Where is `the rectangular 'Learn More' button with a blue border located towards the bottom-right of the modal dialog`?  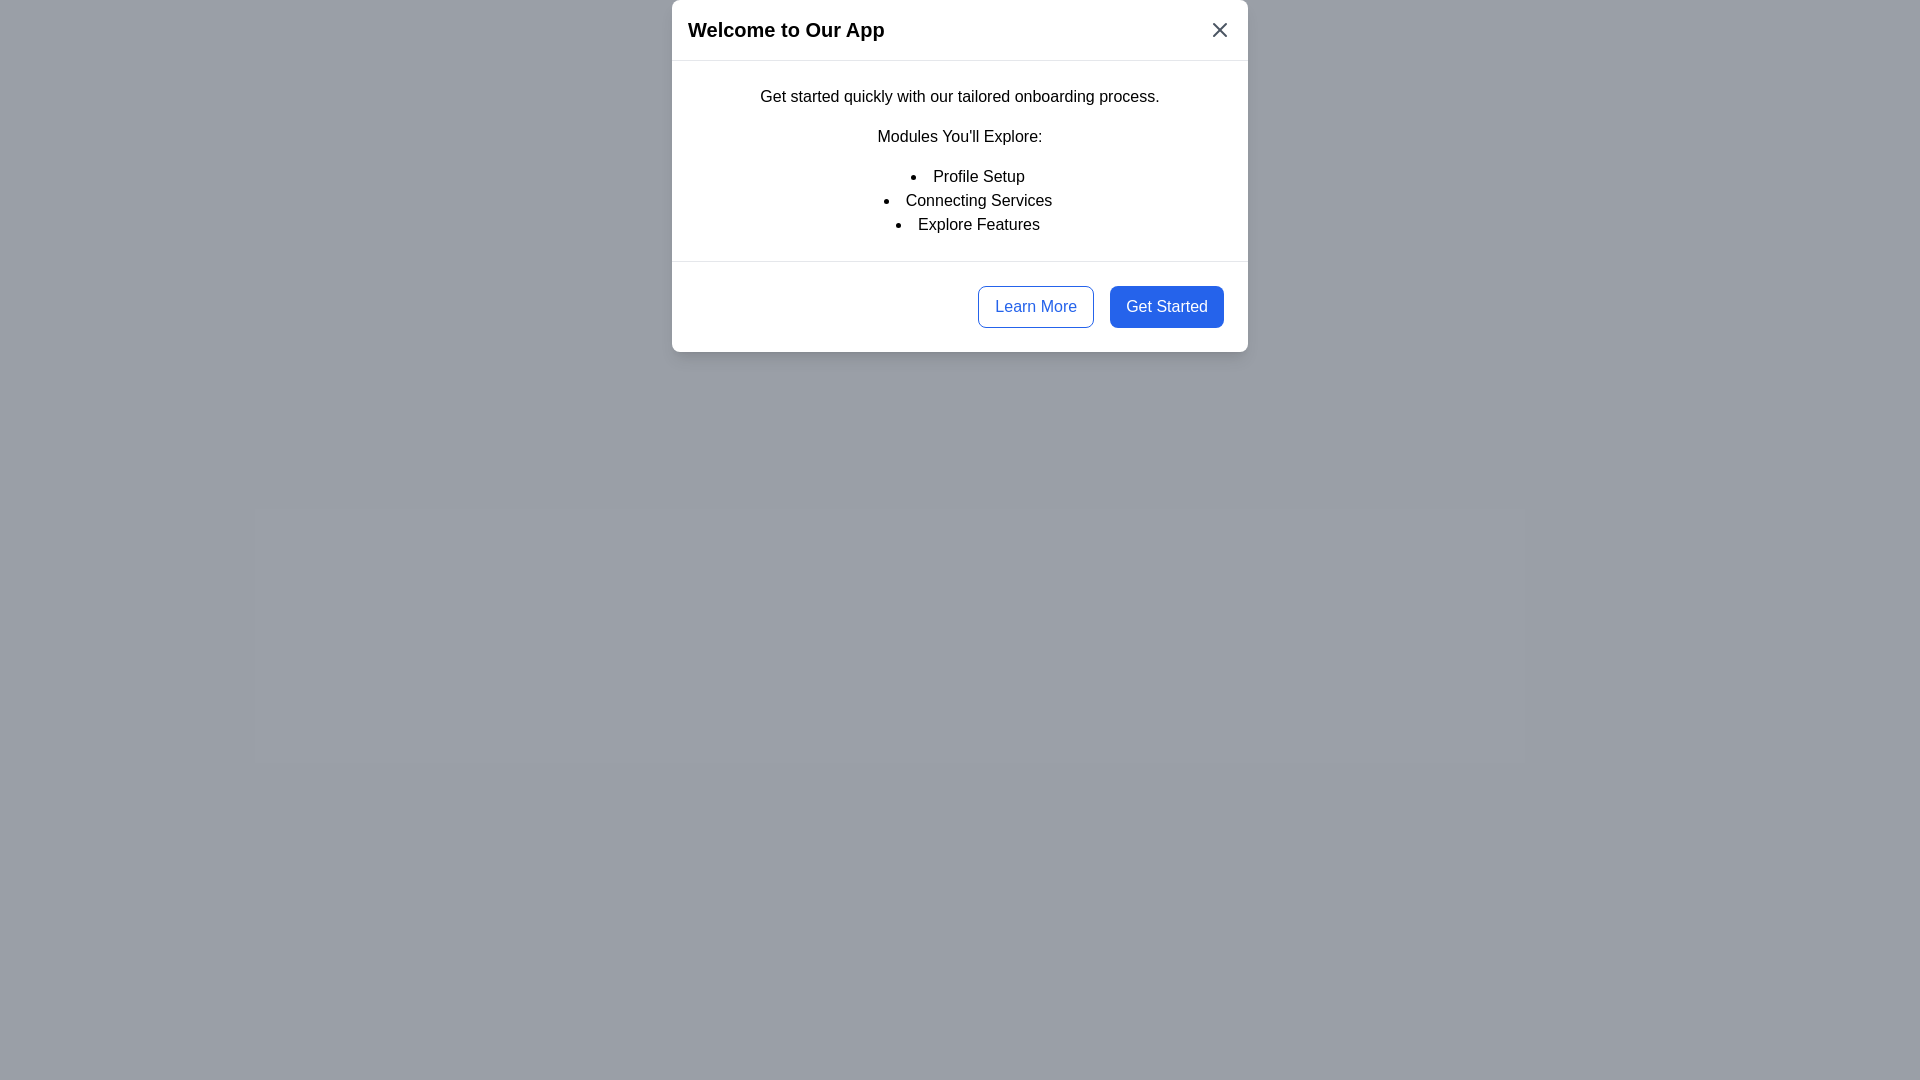
the rectangular 'Learn More' button with a blue border located towards the bottom-right of the modal dialog is located at coordinates (1036, 307).